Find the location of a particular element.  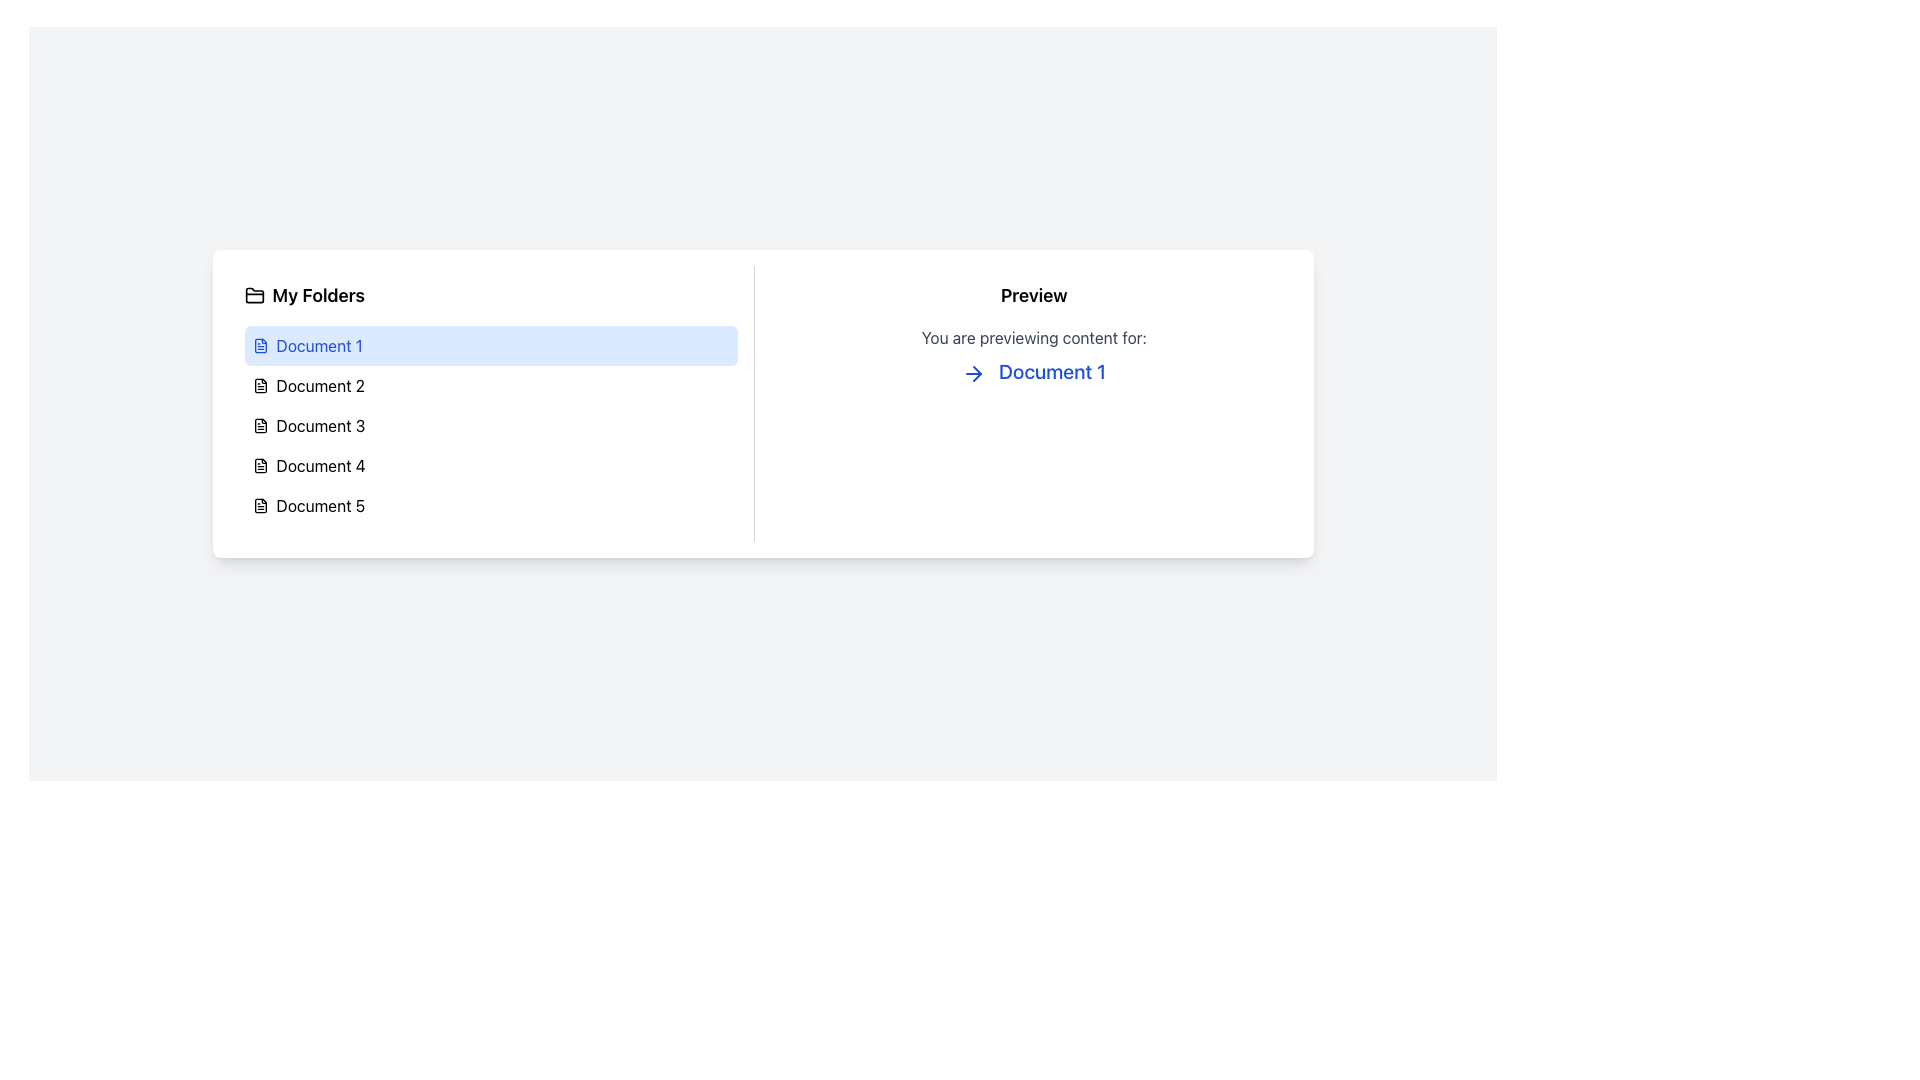

the navigation icon located to the left of the text 'Document 1' in the preview section of the page is located at coordinates (974, 373).